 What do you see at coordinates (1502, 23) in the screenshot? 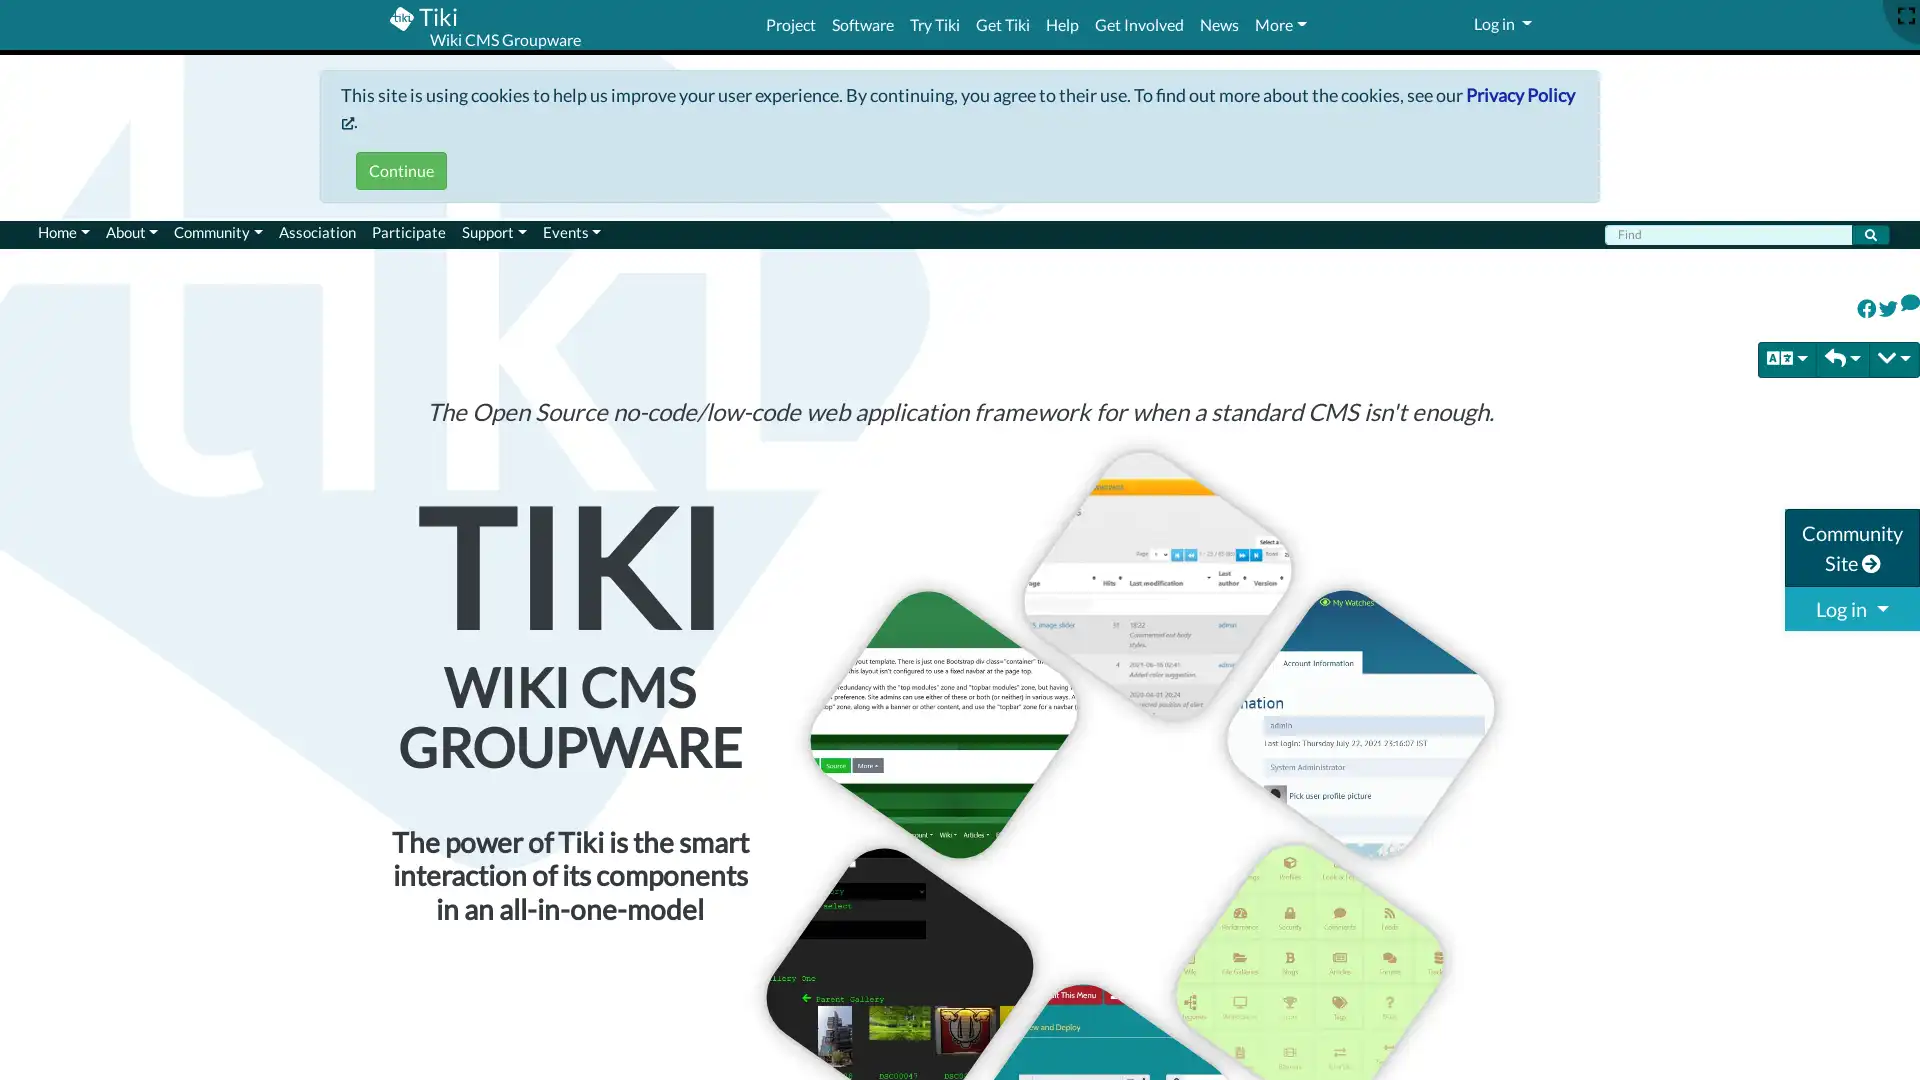
I see `Log in` at bounding box center [1502, 23].